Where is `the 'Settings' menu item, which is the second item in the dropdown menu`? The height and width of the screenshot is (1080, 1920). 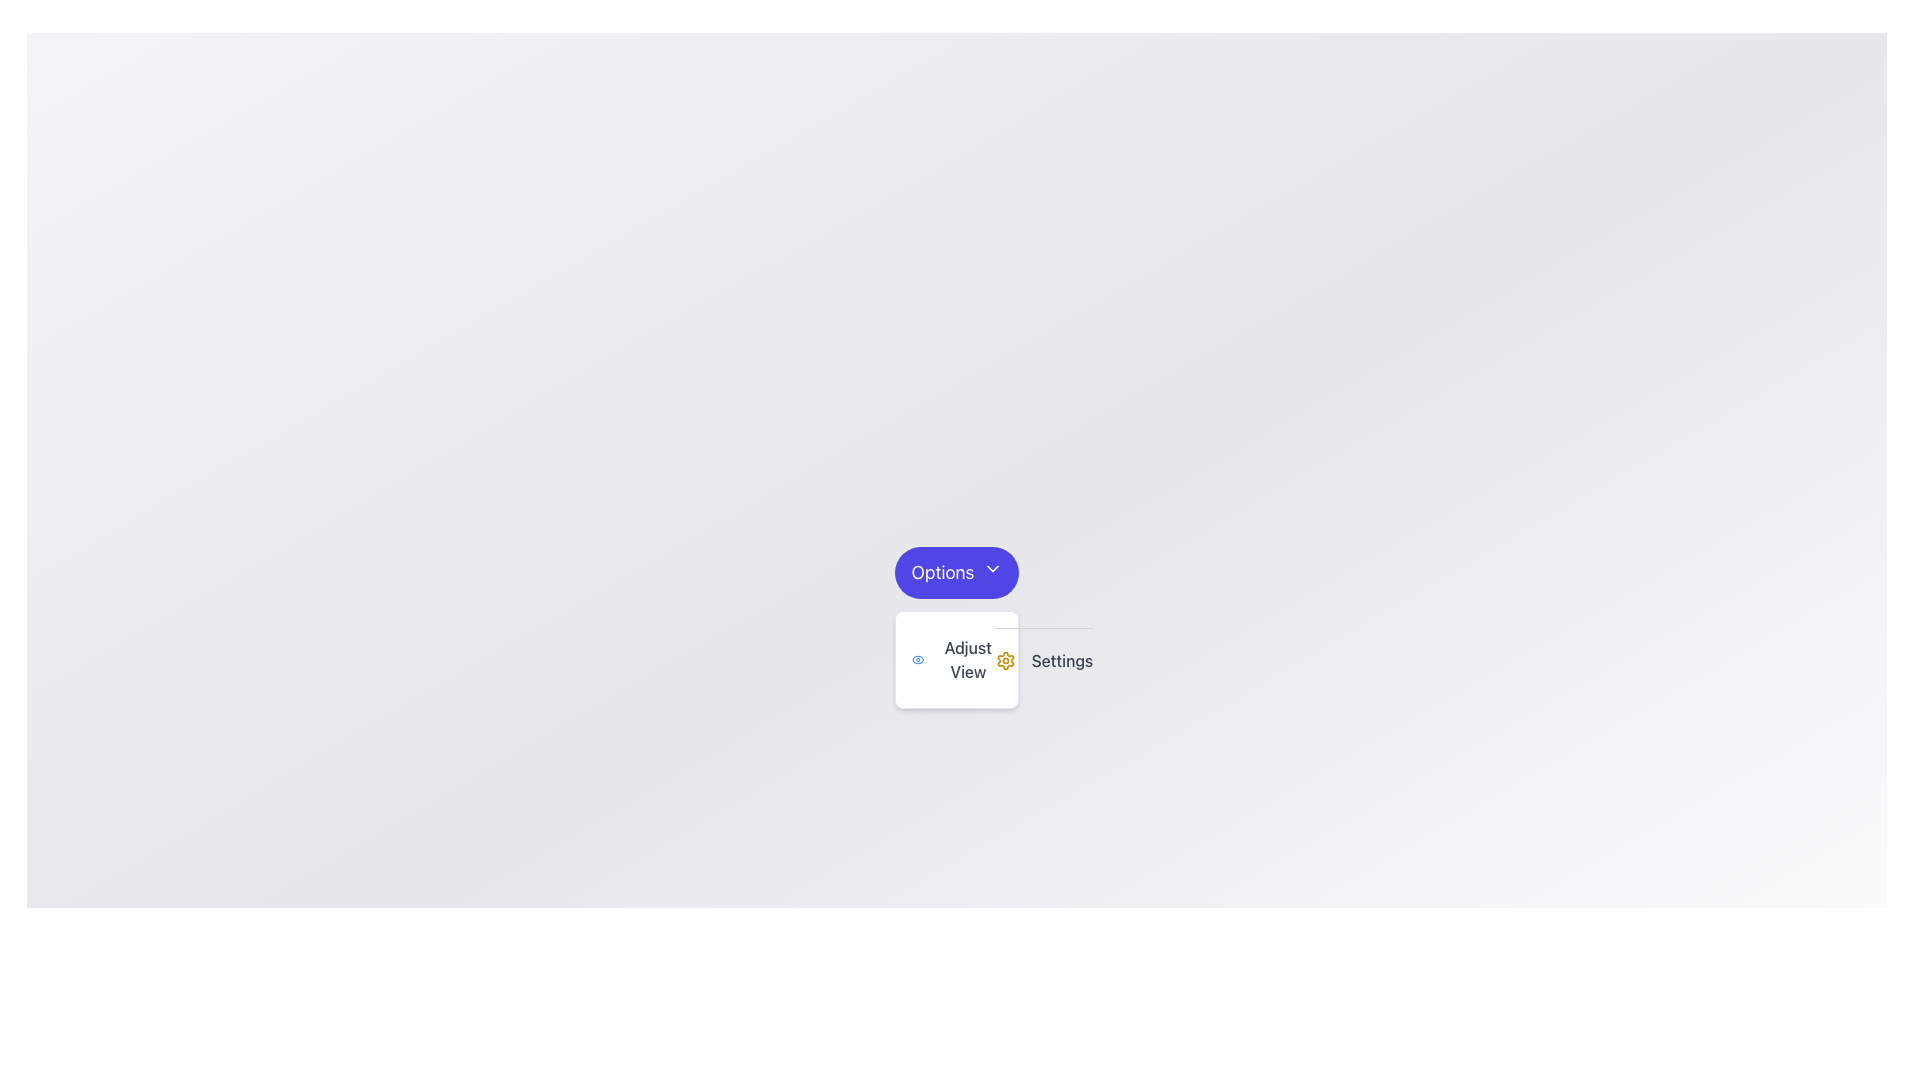
the 'Settings' menu item, which is the second item in the dropdown menu is located at coordinates (1043, 659).